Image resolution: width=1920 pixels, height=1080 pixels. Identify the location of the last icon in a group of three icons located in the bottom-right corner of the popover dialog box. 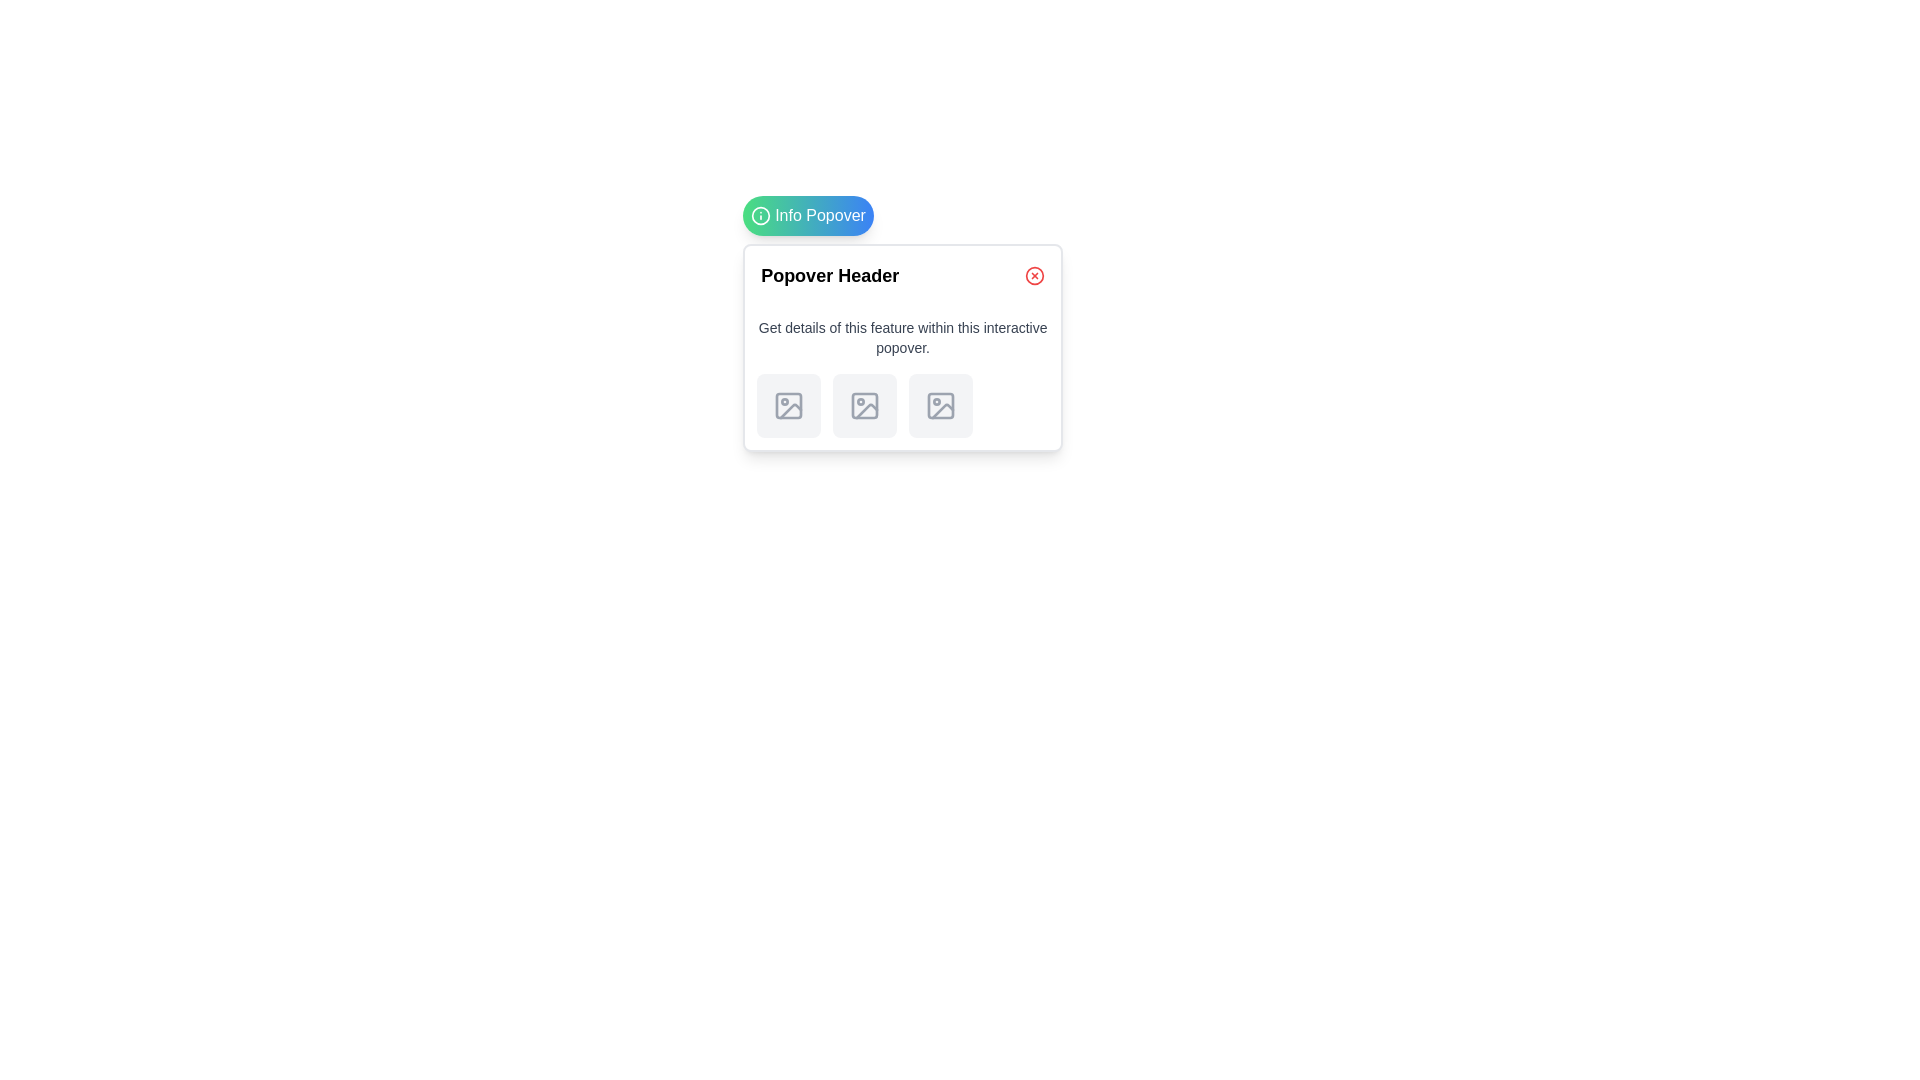
(940, 405).